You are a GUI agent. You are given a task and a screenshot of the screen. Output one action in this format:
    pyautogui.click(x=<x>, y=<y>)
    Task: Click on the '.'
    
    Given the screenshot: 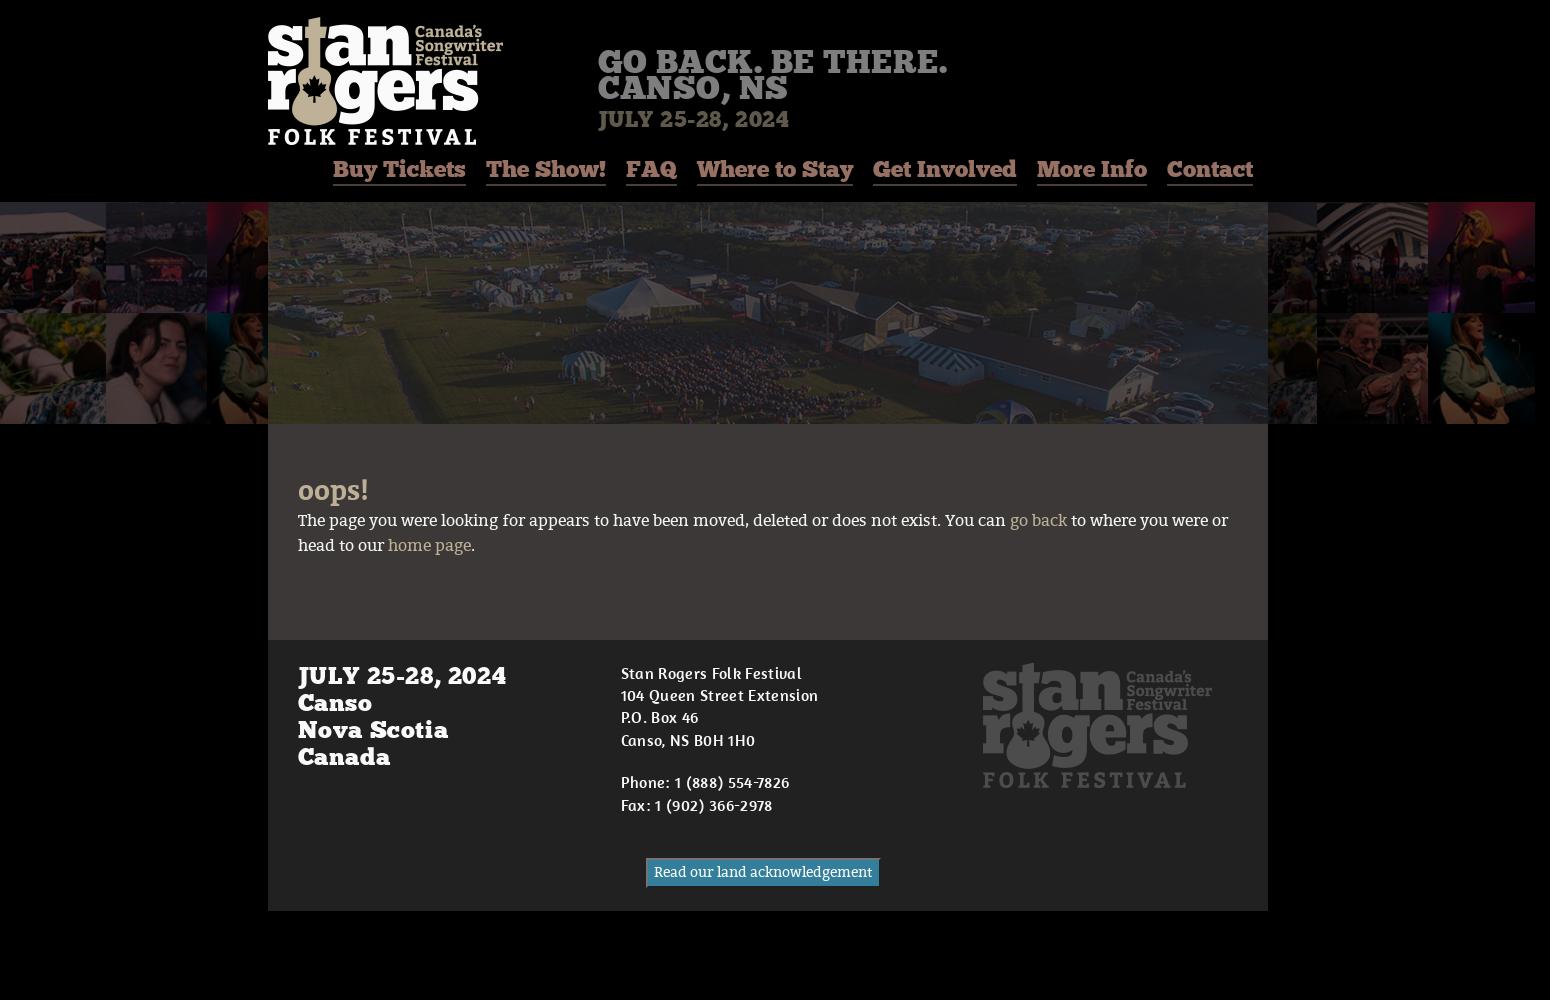 What is the action you would take?
    pyautogui.click(x=470, y=546)
    